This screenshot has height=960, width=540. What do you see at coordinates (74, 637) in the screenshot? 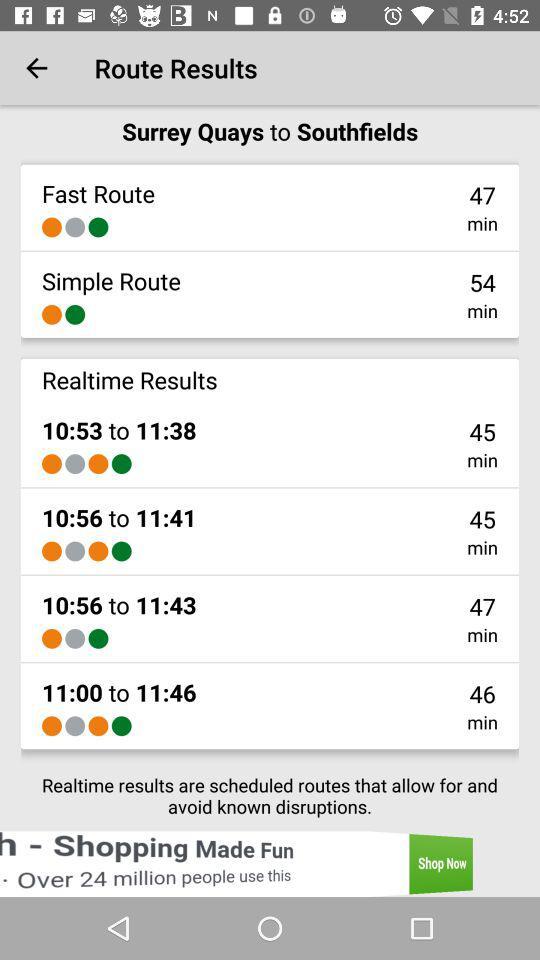
I see `item below 10 56 to icon` at bounding box center [74, 637].